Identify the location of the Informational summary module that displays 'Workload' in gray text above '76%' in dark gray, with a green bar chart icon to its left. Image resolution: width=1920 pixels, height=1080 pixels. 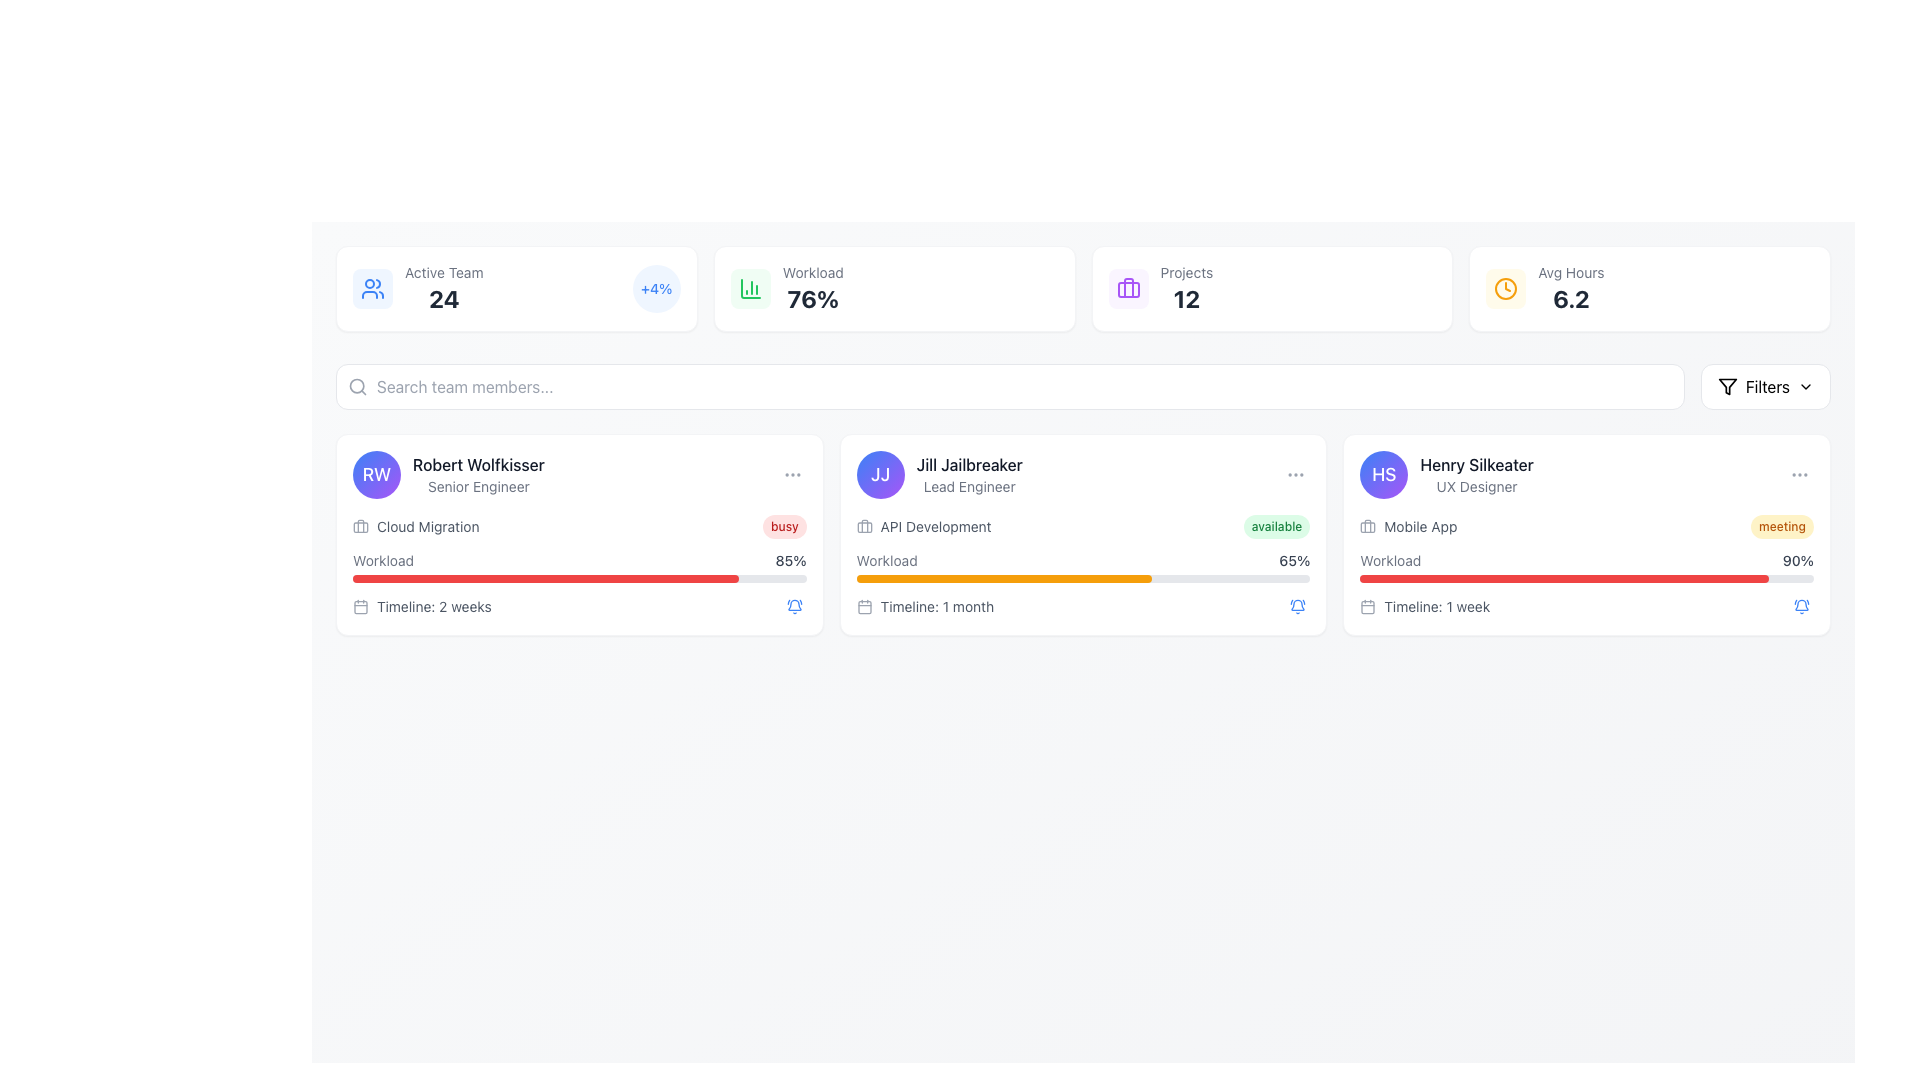
(786, 289).